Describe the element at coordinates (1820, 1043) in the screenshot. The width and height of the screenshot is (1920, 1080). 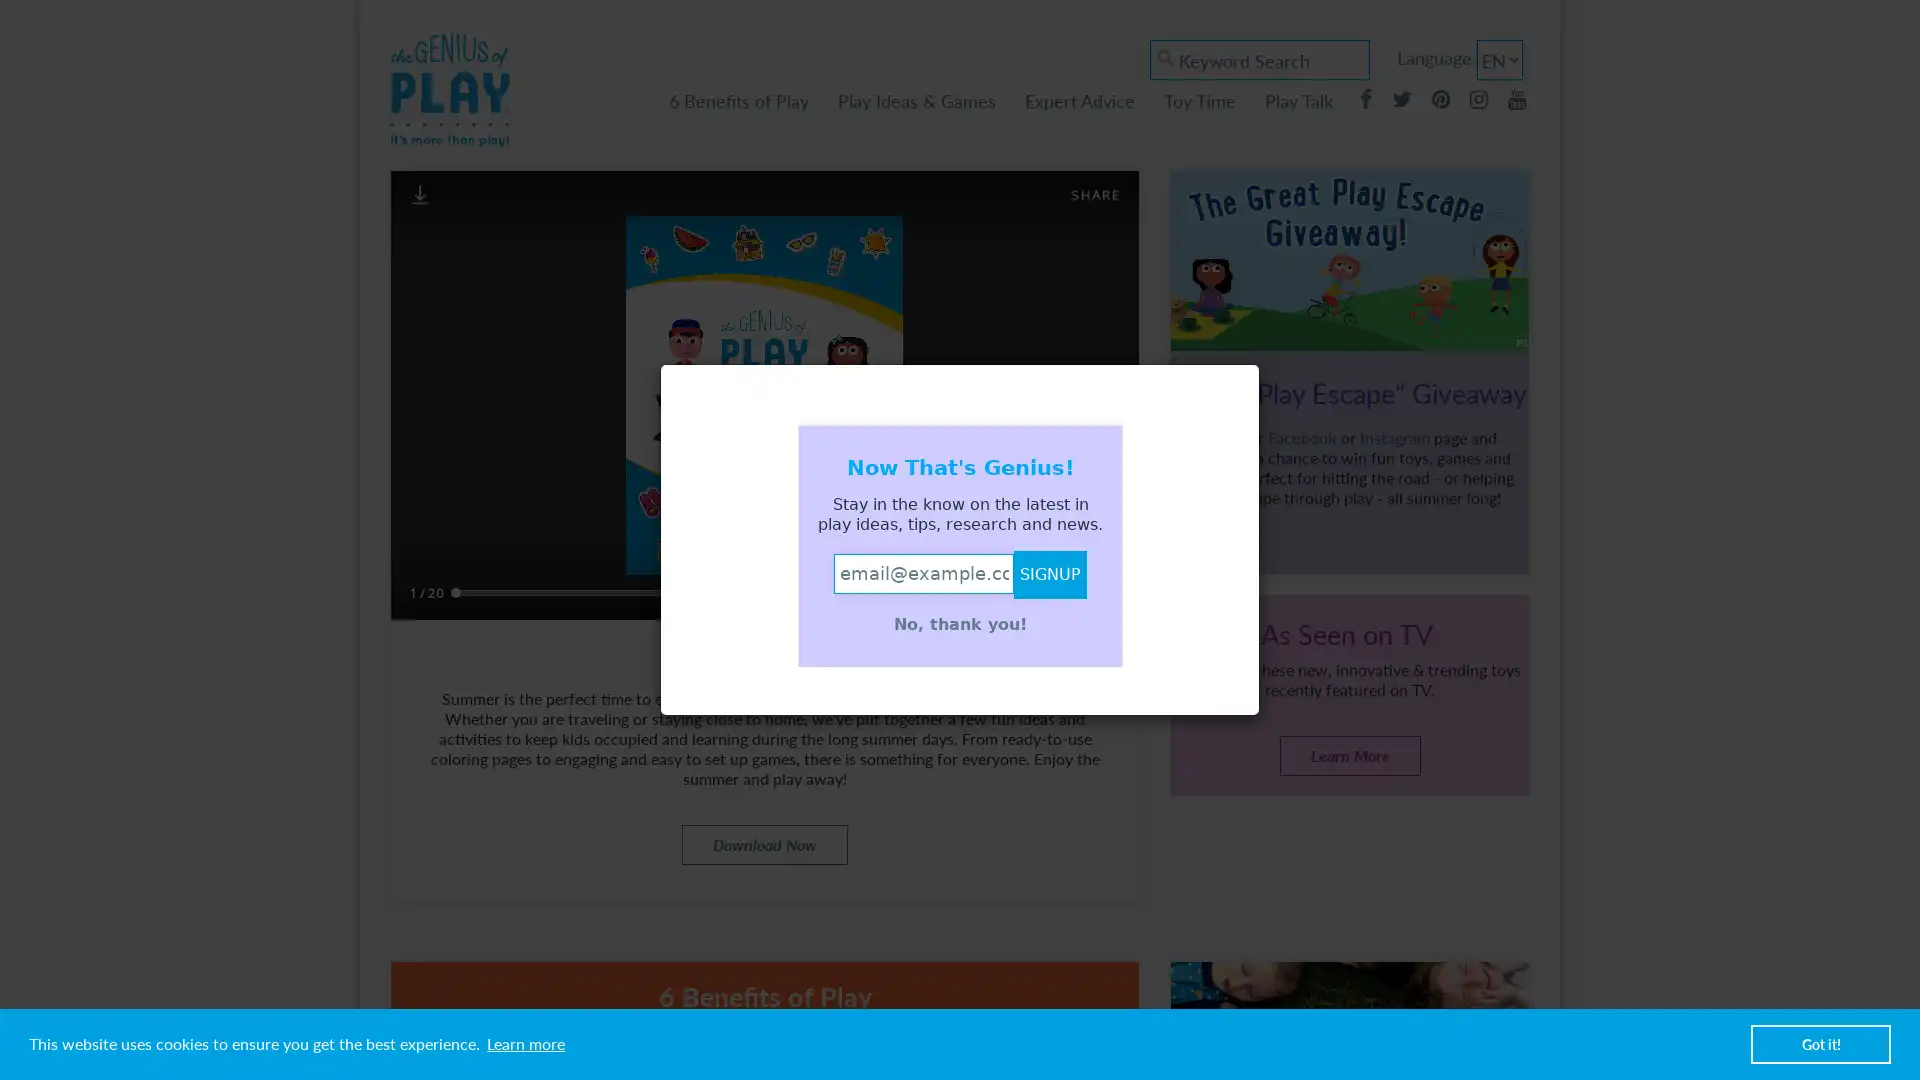
I see `dismiss cookie message` at that location.